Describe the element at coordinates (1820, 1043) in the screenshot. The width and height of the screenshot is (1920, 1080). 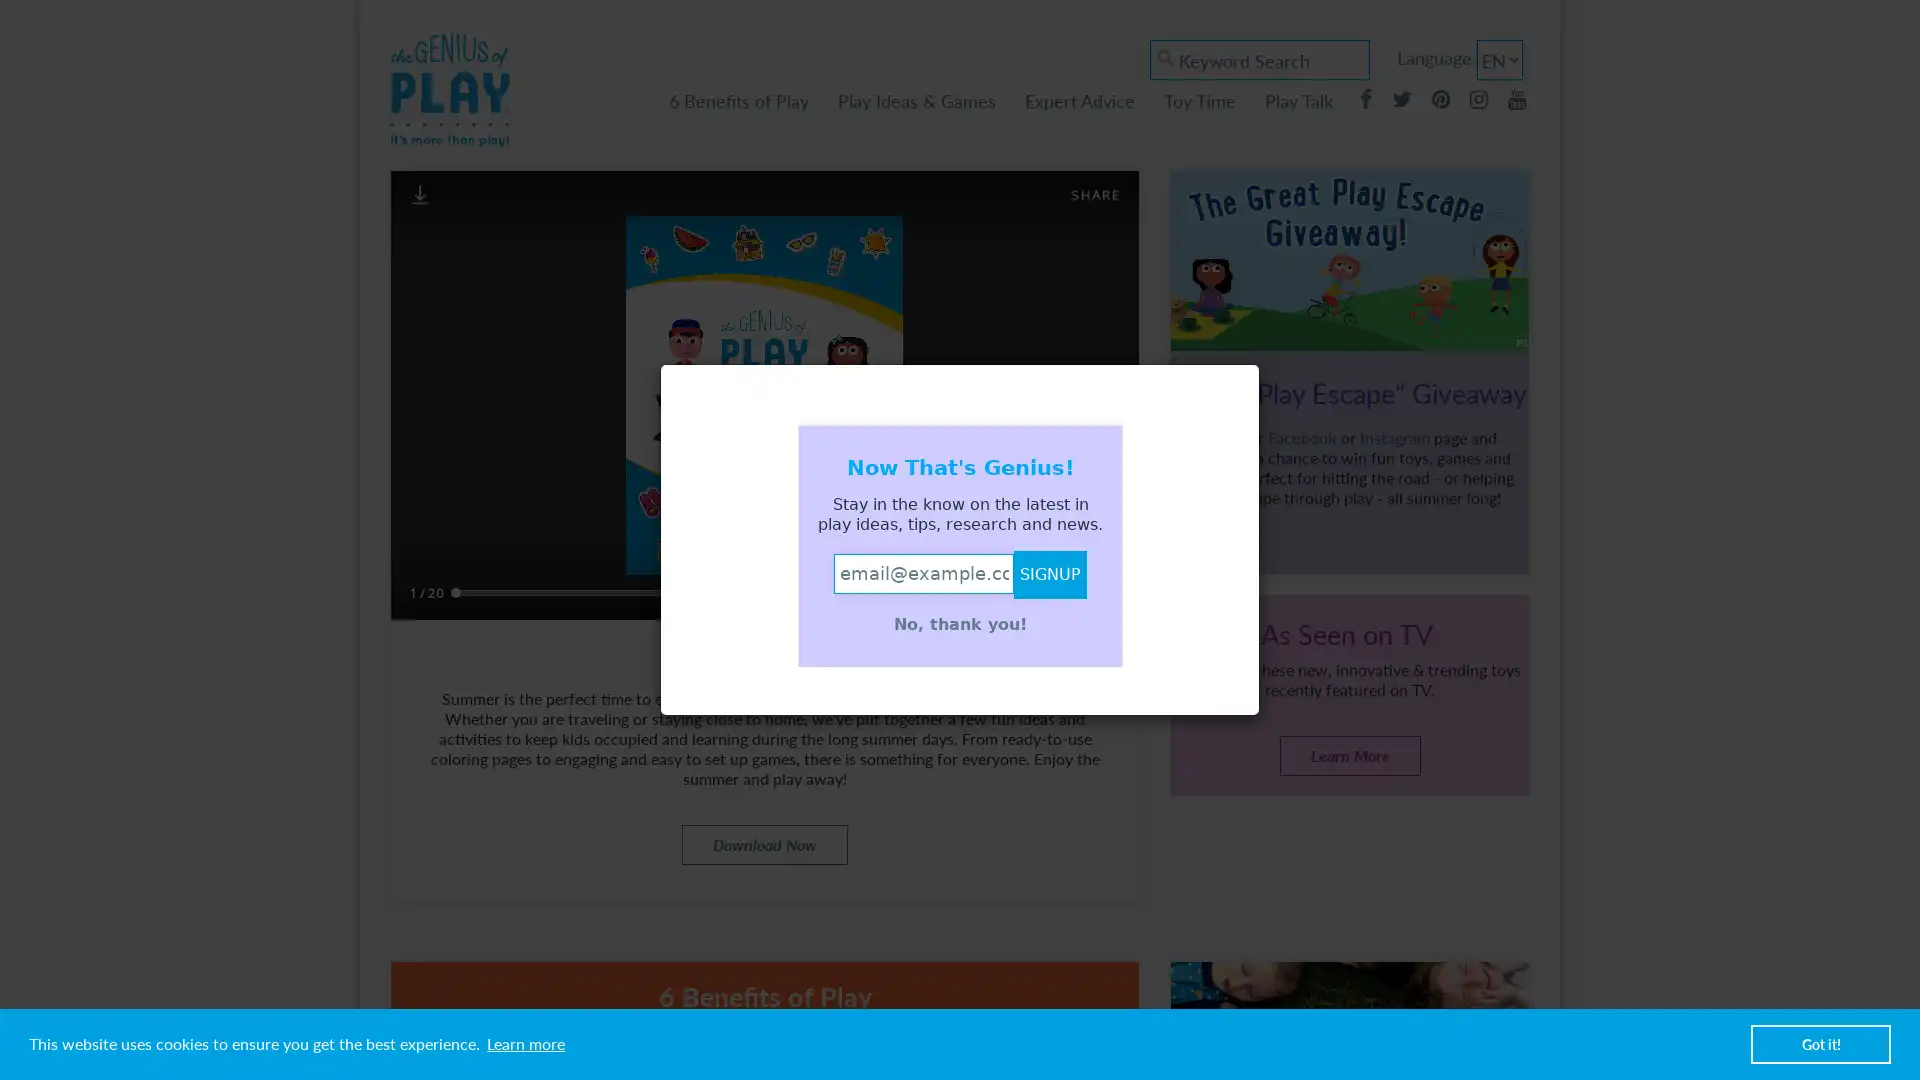
I see `dismiss cookie message` at that location.